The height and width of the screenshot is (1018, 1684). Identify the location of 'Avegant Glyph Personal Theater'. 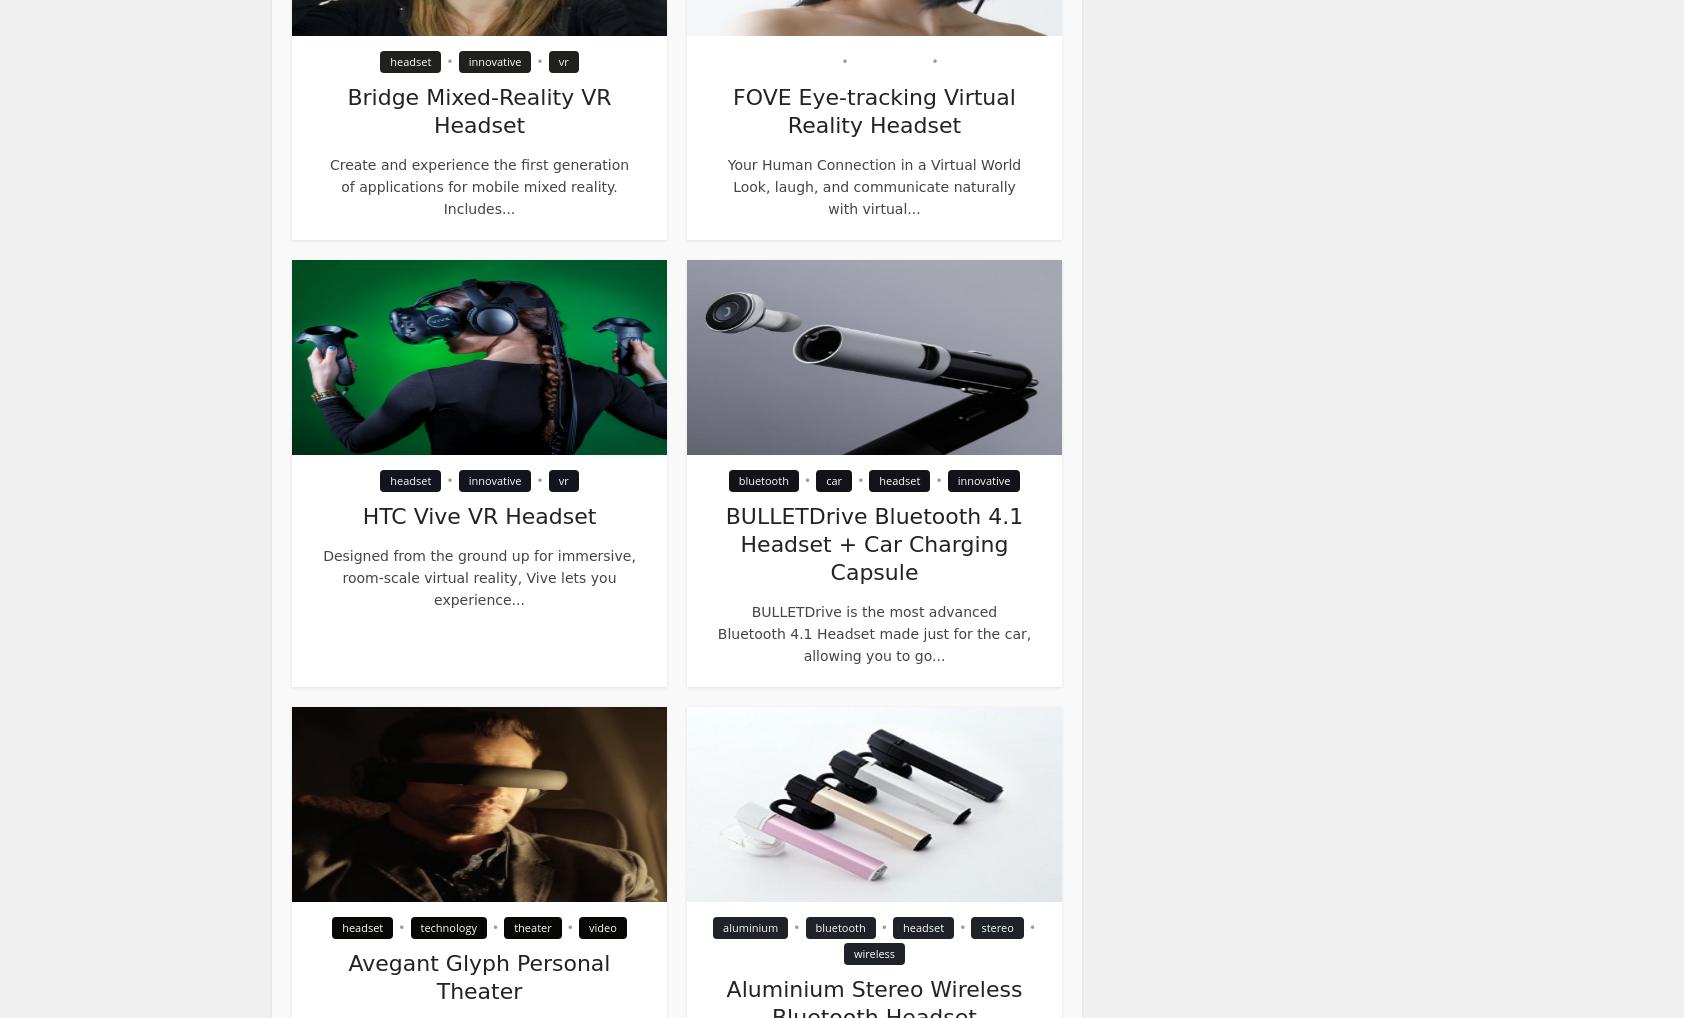
(477, 977).